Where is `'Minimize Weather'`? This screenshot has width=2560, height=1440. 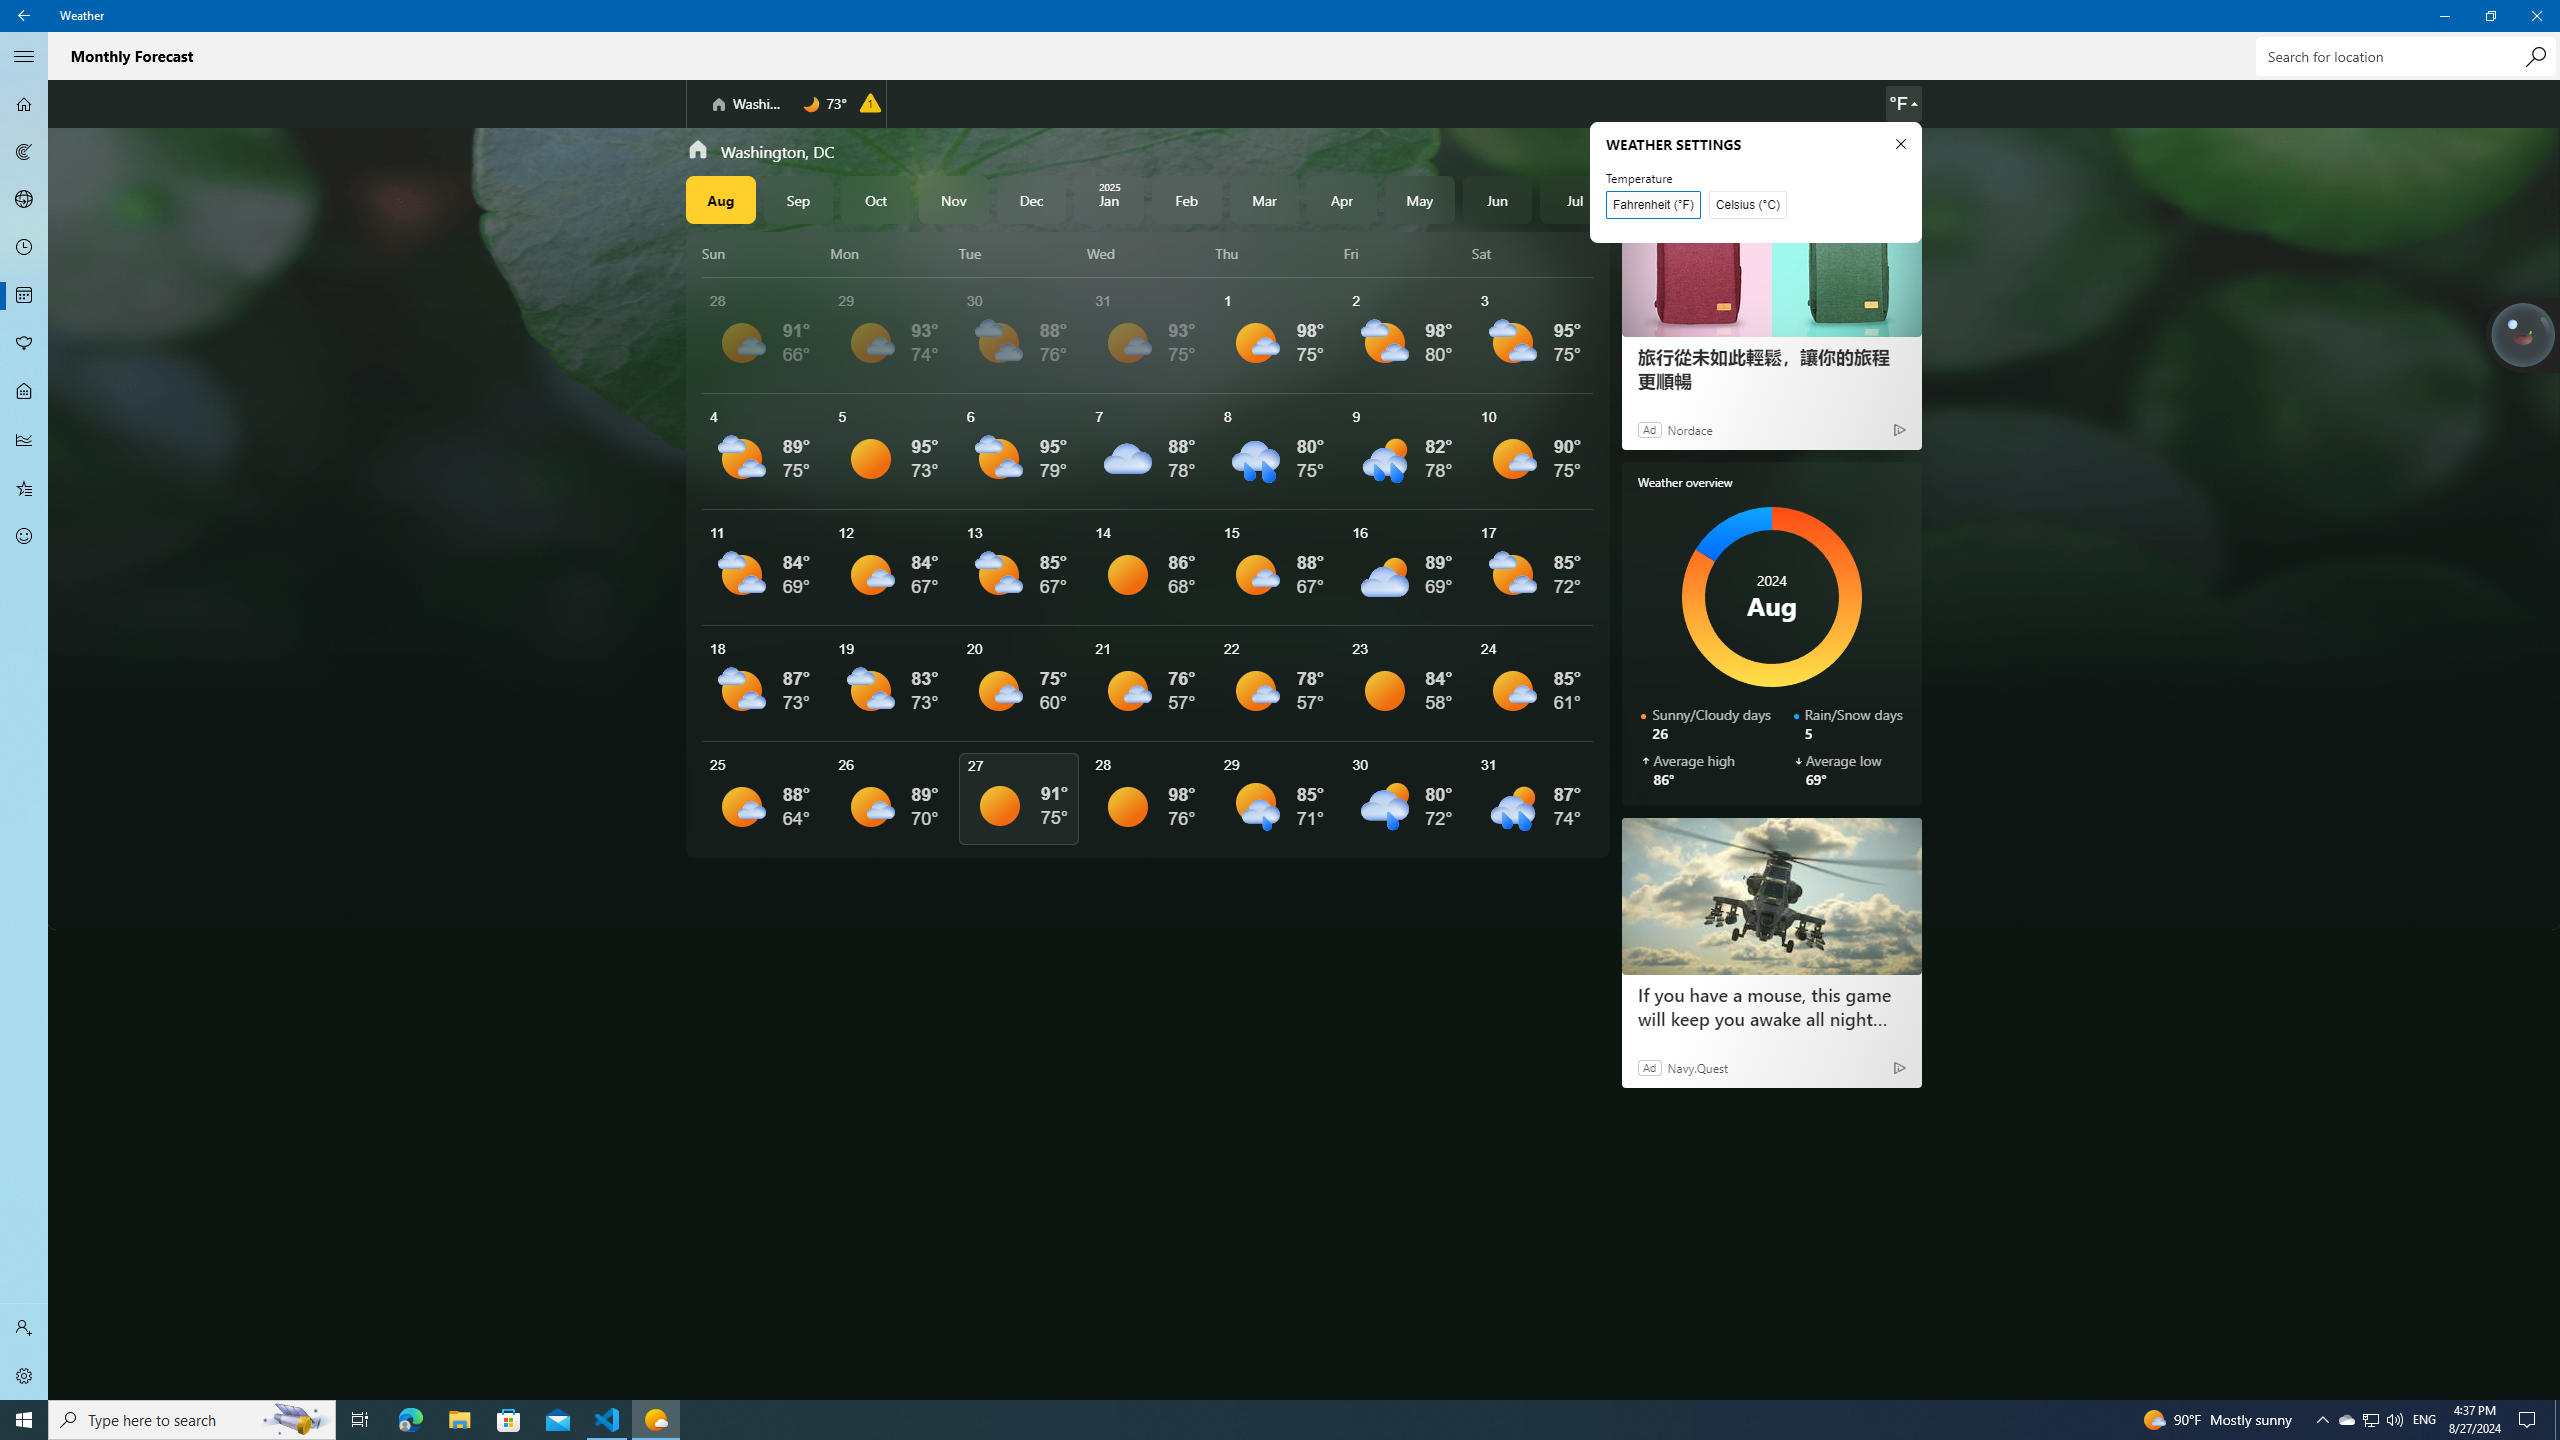 'Minimize Weather' is located at coordinates (2443, 15).